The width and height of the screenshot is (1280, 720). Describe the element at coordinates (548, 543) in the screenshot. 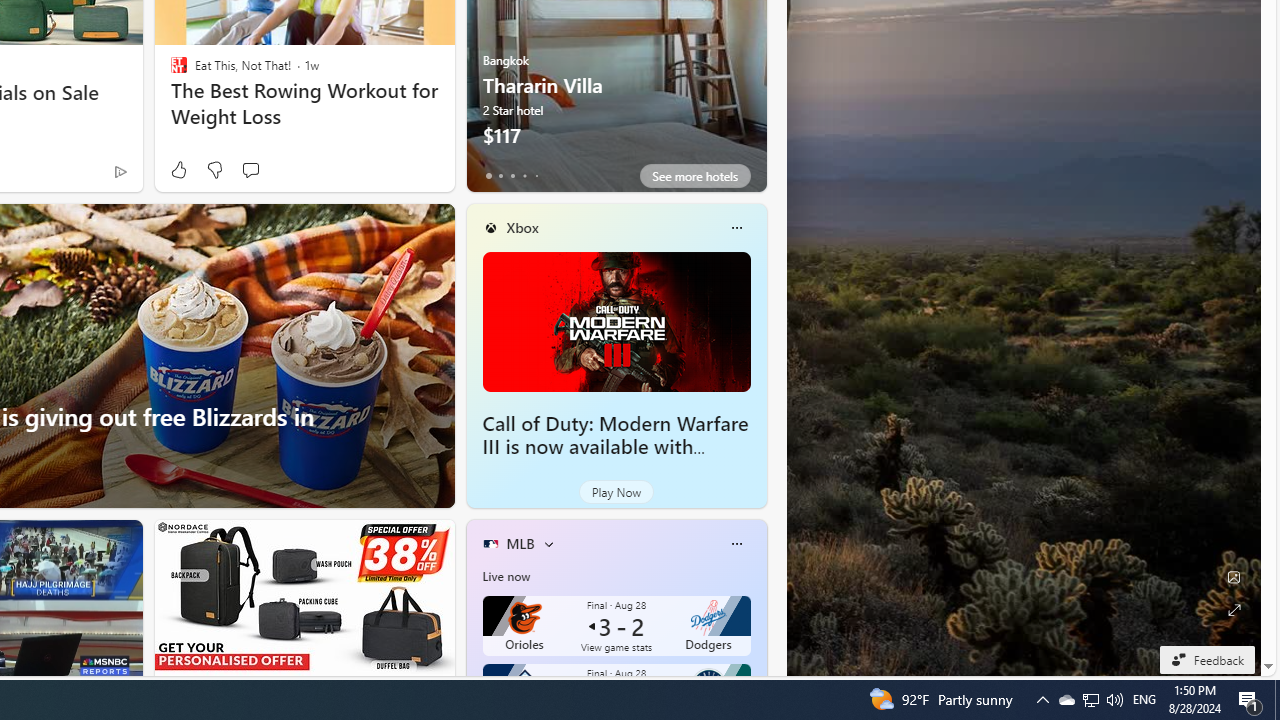

I see `'More interests'` at that location.